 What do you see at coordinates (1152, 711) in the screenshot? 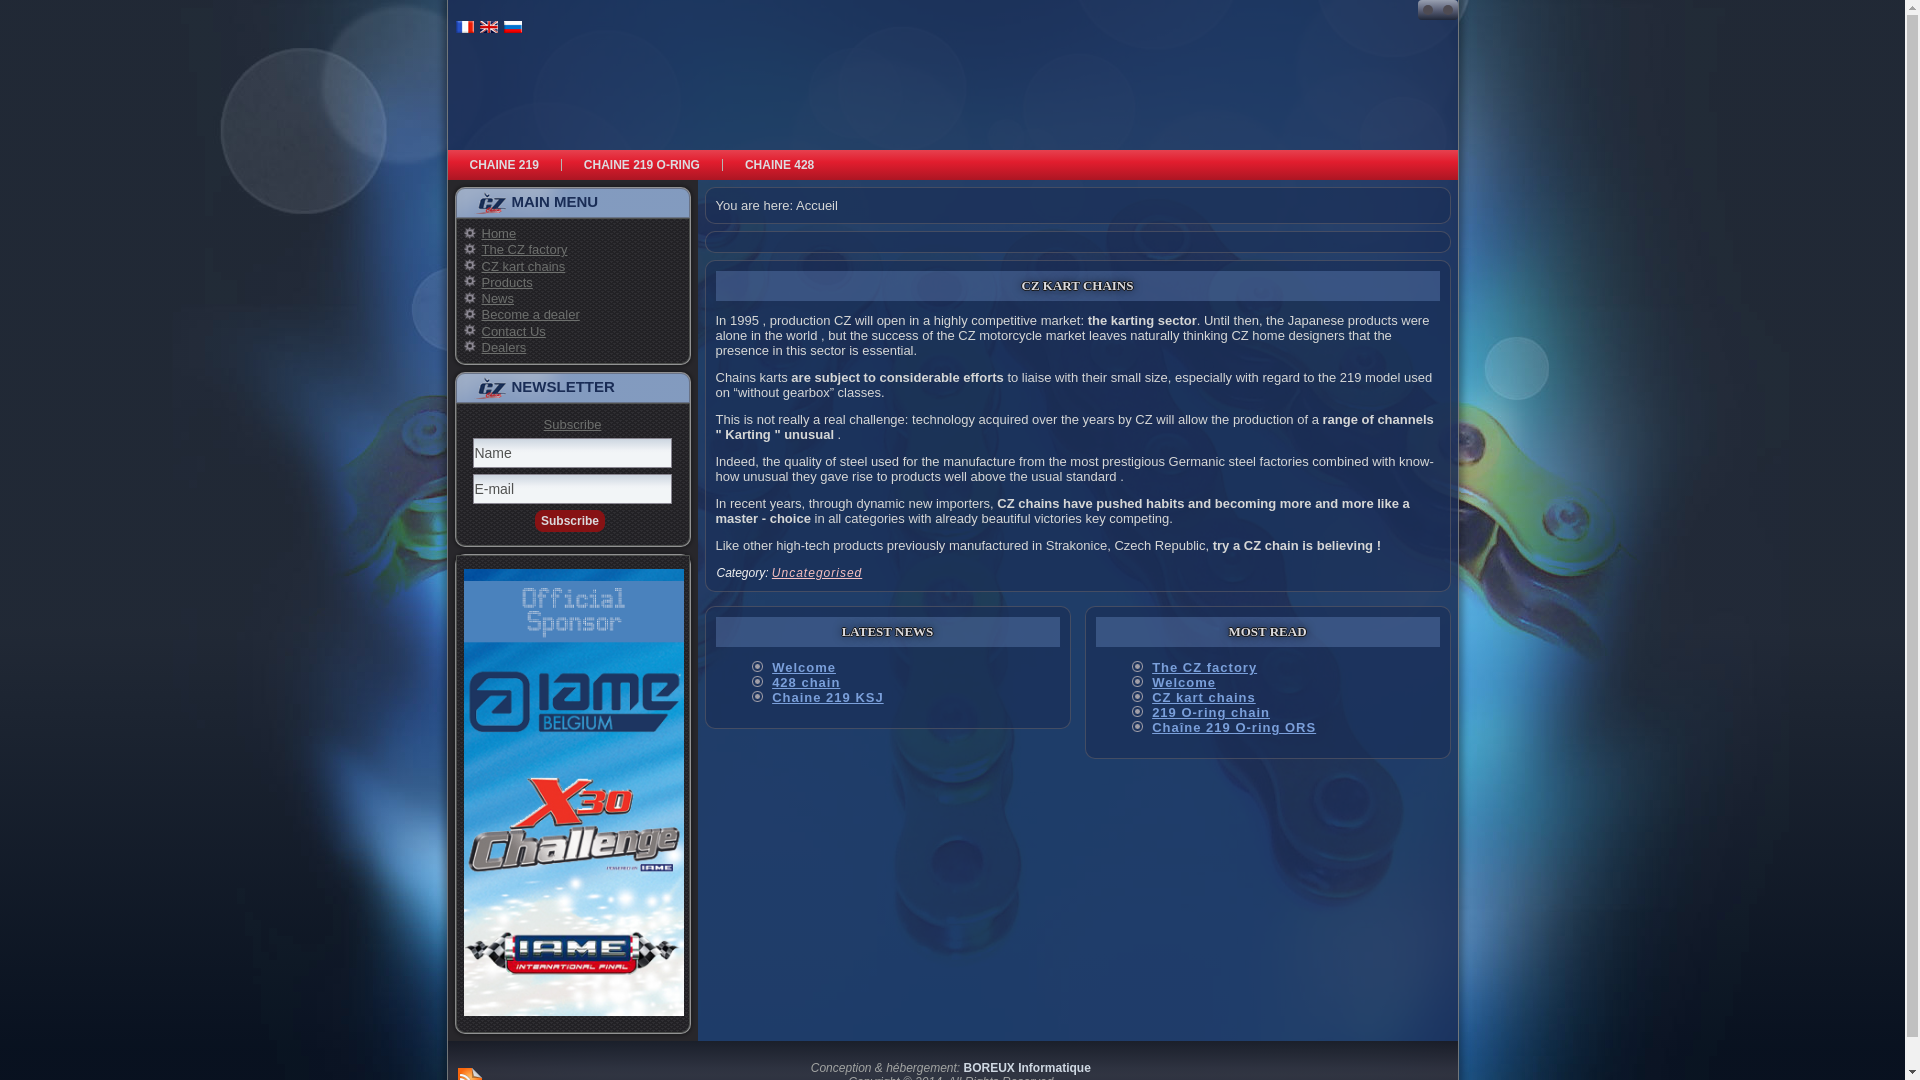
I see `'219 O-ring chain'` at bounding box center [1152, 711].